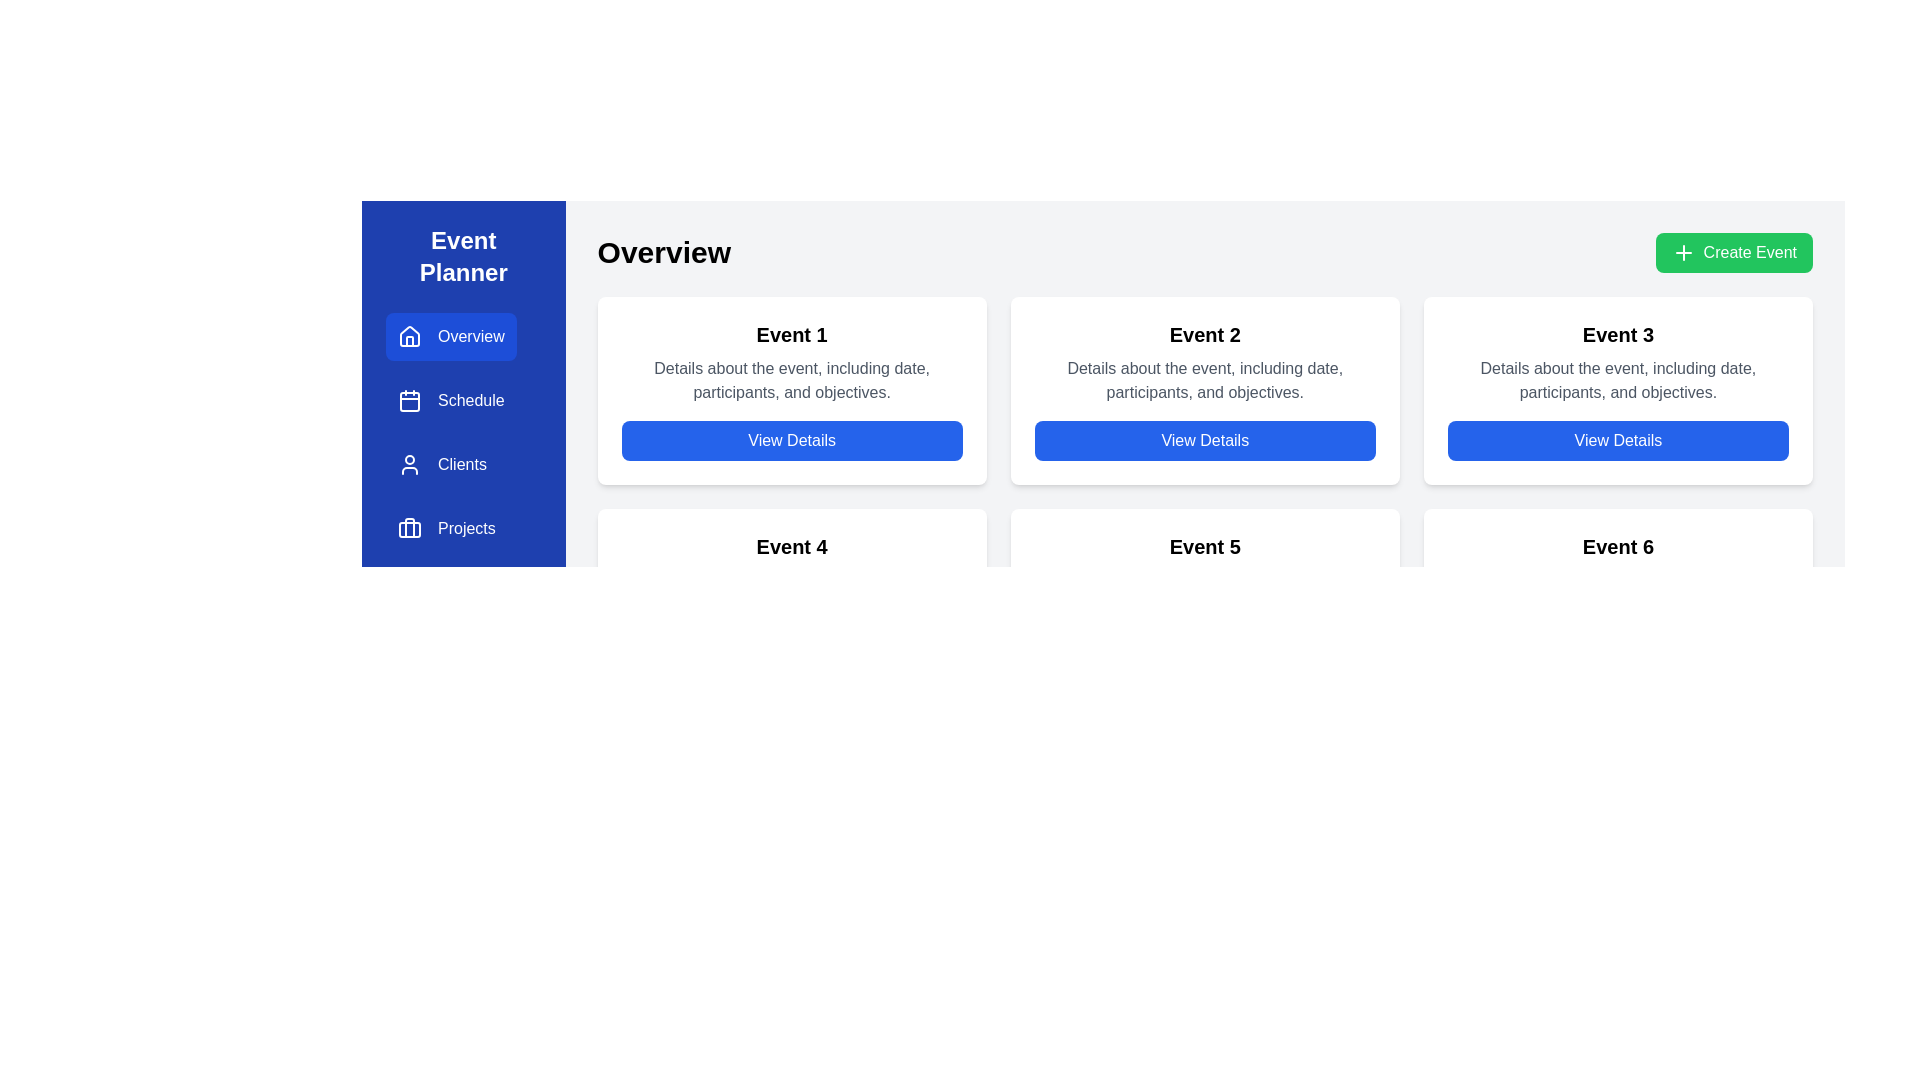 The width and height of the screenshot is (1920, 1080). I want to click on the text label indicating the identifier or name of the fourth event in the list, positioned under 'Event 3' in the grid layout, so click(791, 547).